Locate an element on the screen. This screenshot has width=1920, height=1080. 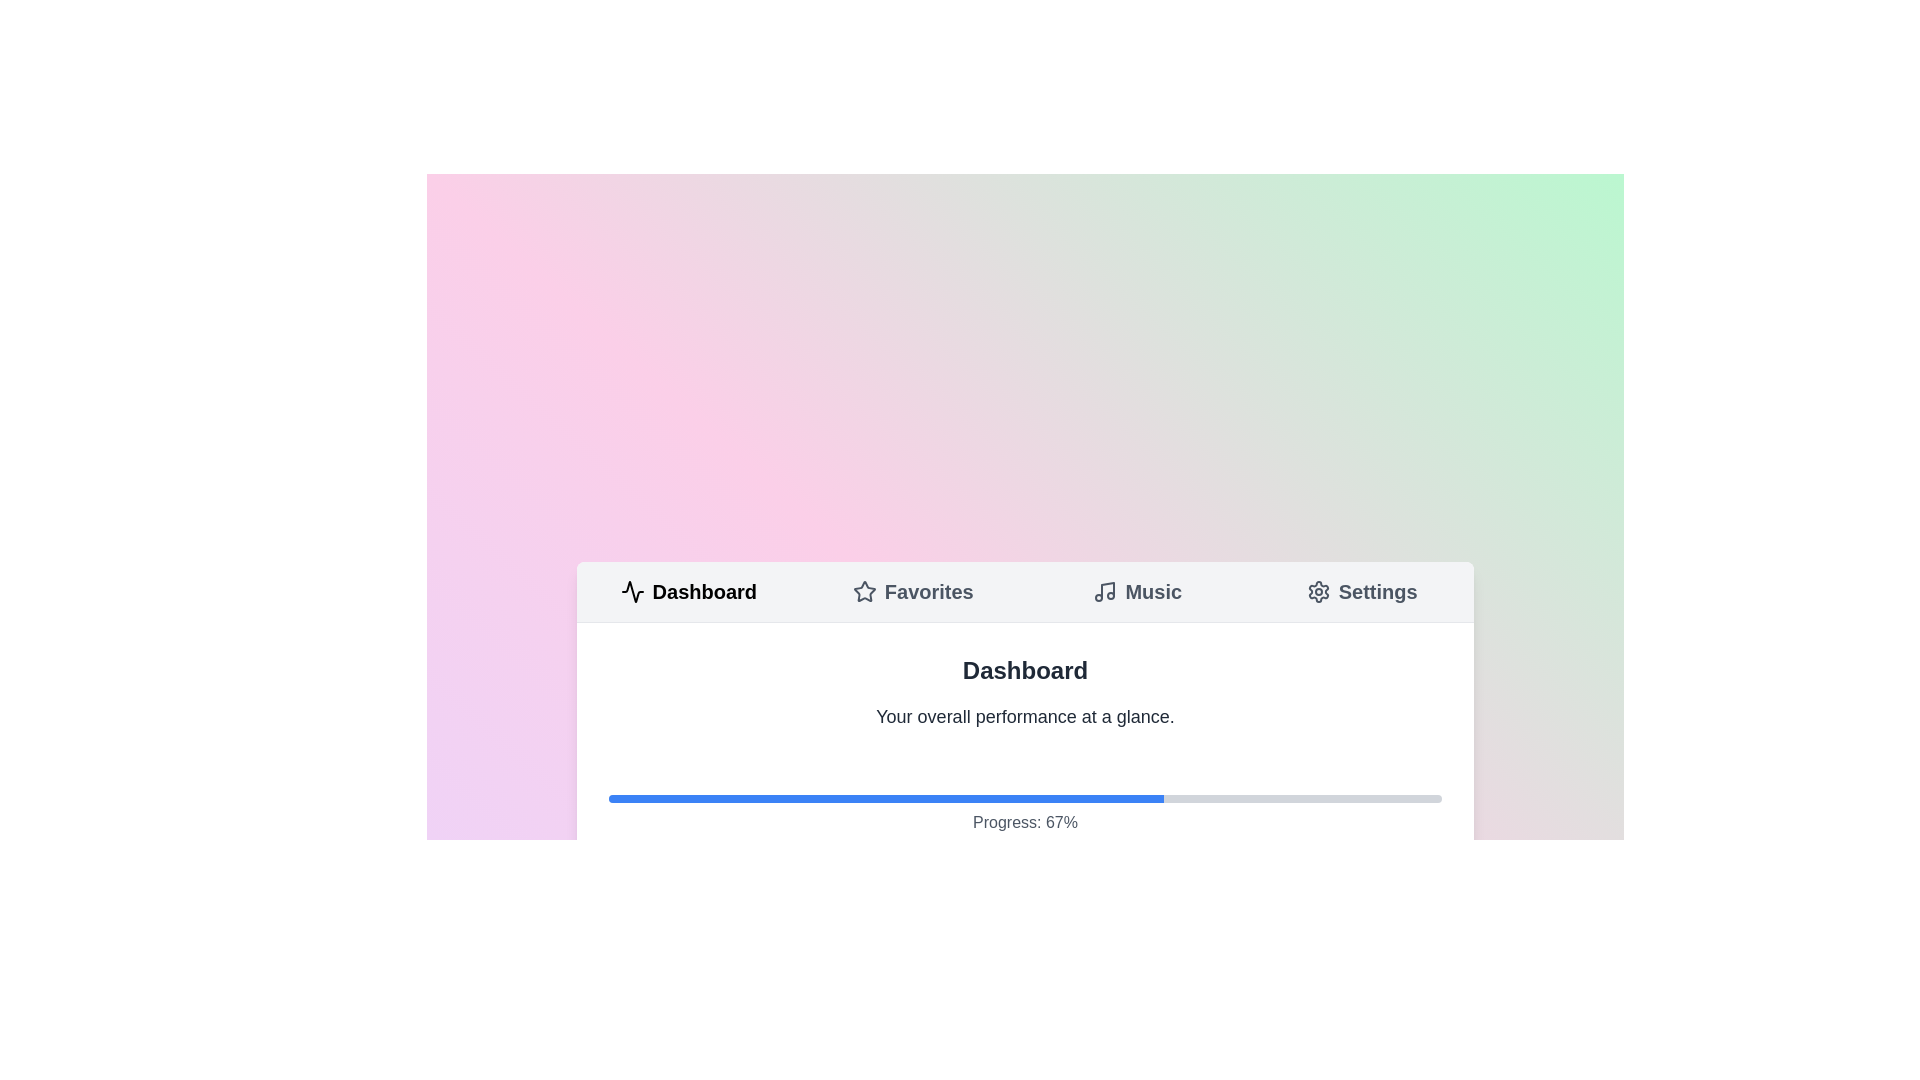
the tab labeled Dashboard is located at coordinates (688, 590).